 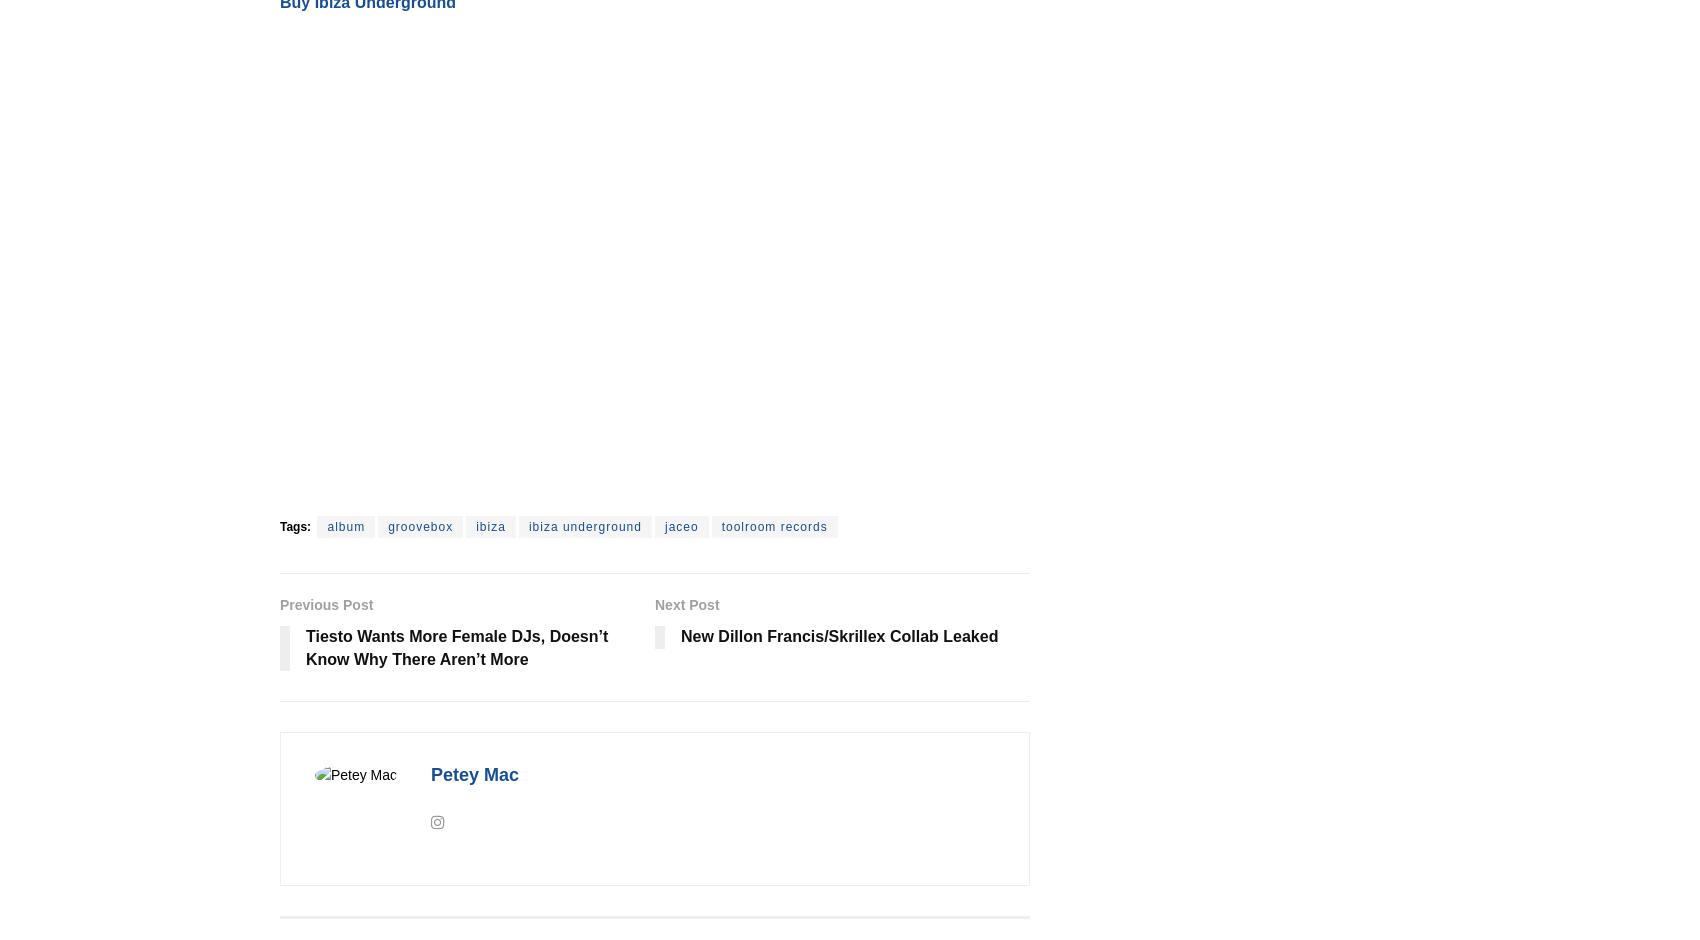 I want to click on 'album', so click(x=344, y=525).